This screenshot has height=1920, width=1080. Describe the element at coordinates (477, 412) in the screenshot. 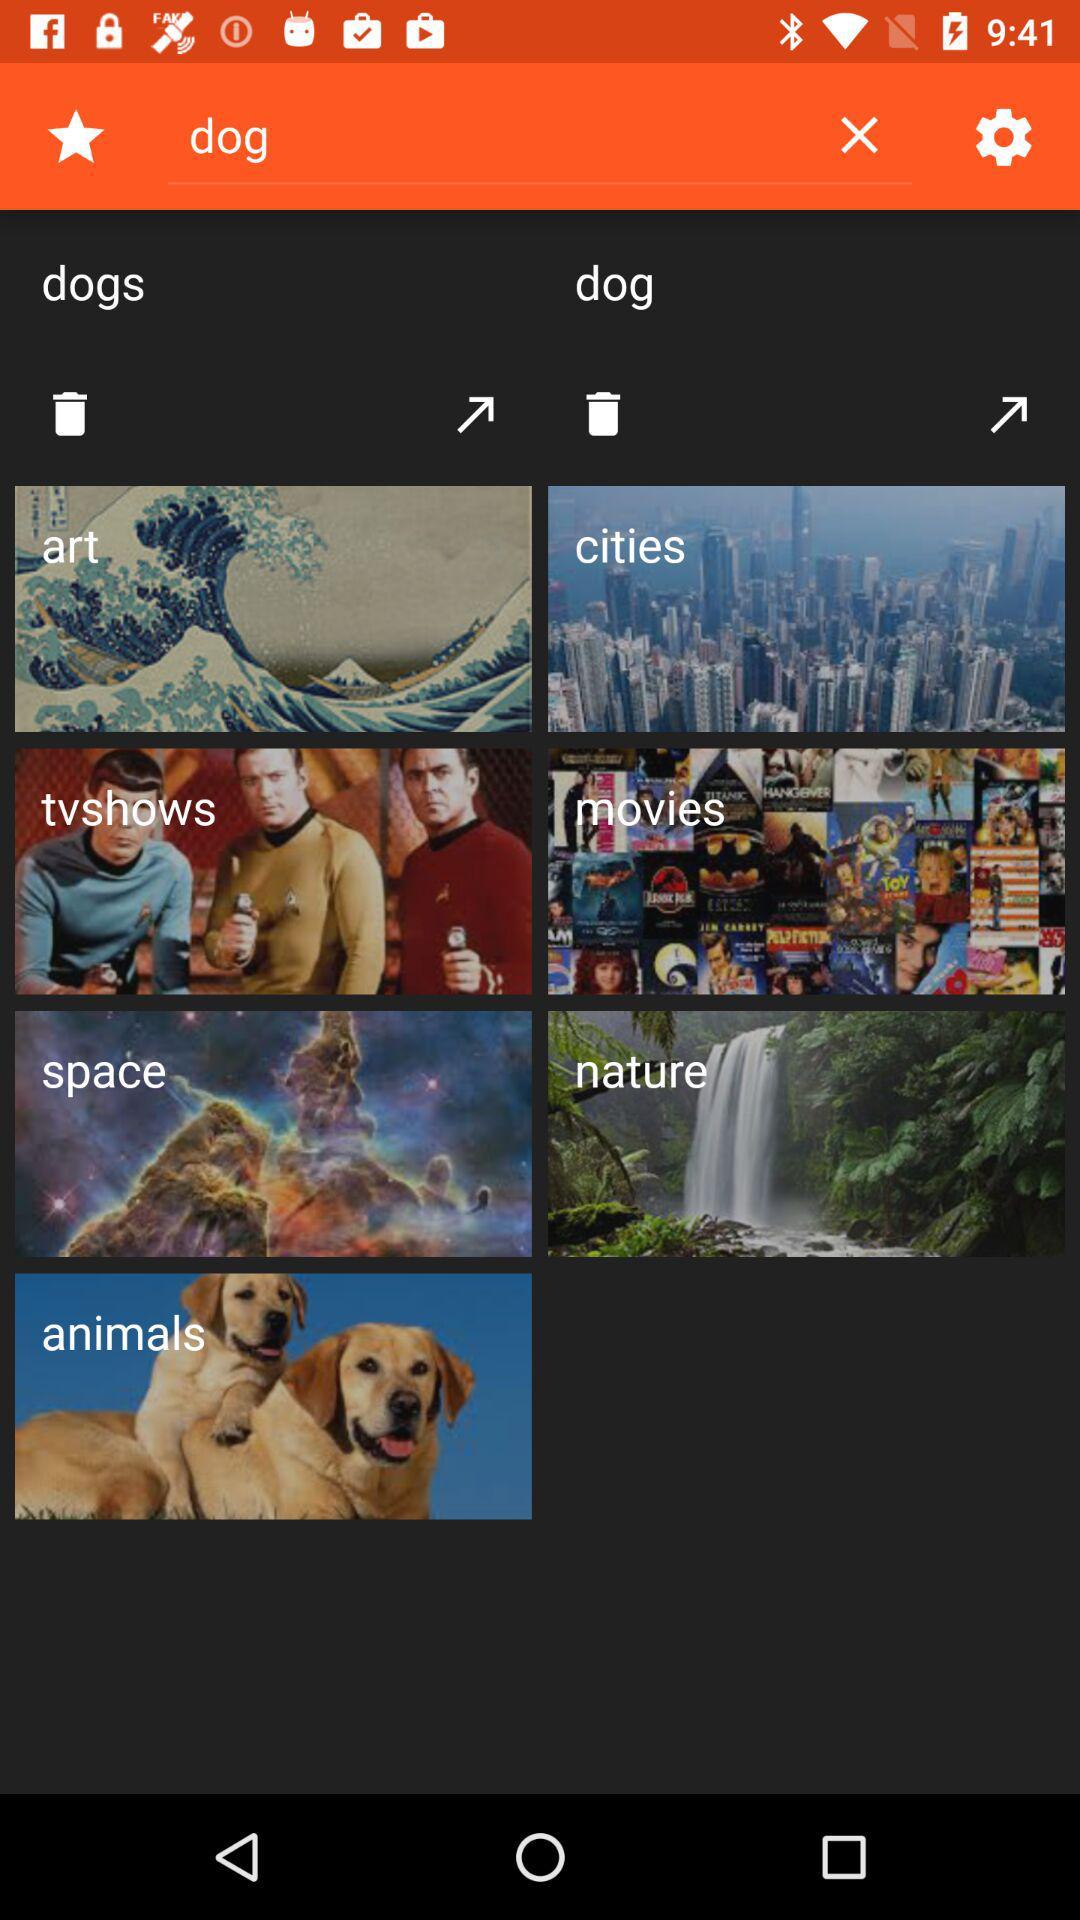

I see `the button which is in between both the delete buttons` at that location.